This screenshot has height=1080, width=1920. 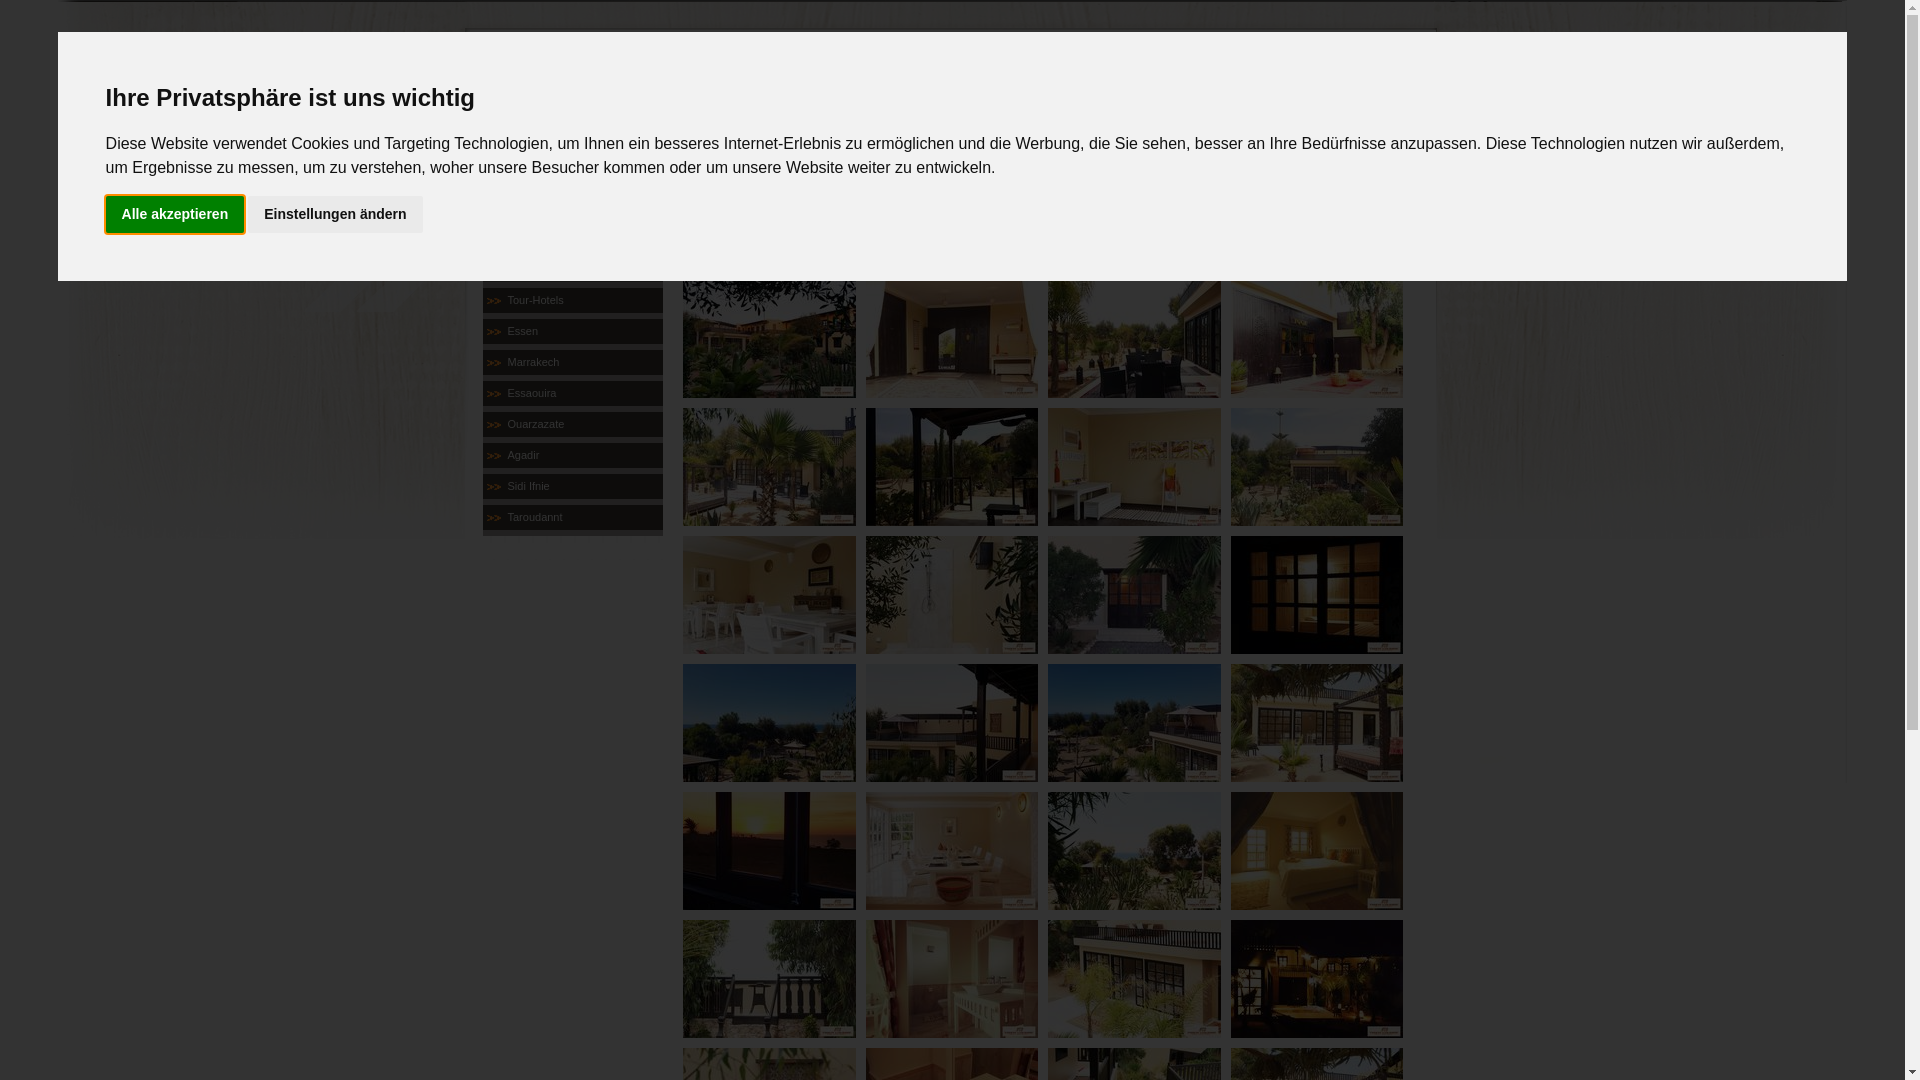 What do you see at coordinates (767, 389) in the screenshot?
I see `'TIGERLOUNGE - Hotel/Club Lounge'` at bounding box center [767, 389].